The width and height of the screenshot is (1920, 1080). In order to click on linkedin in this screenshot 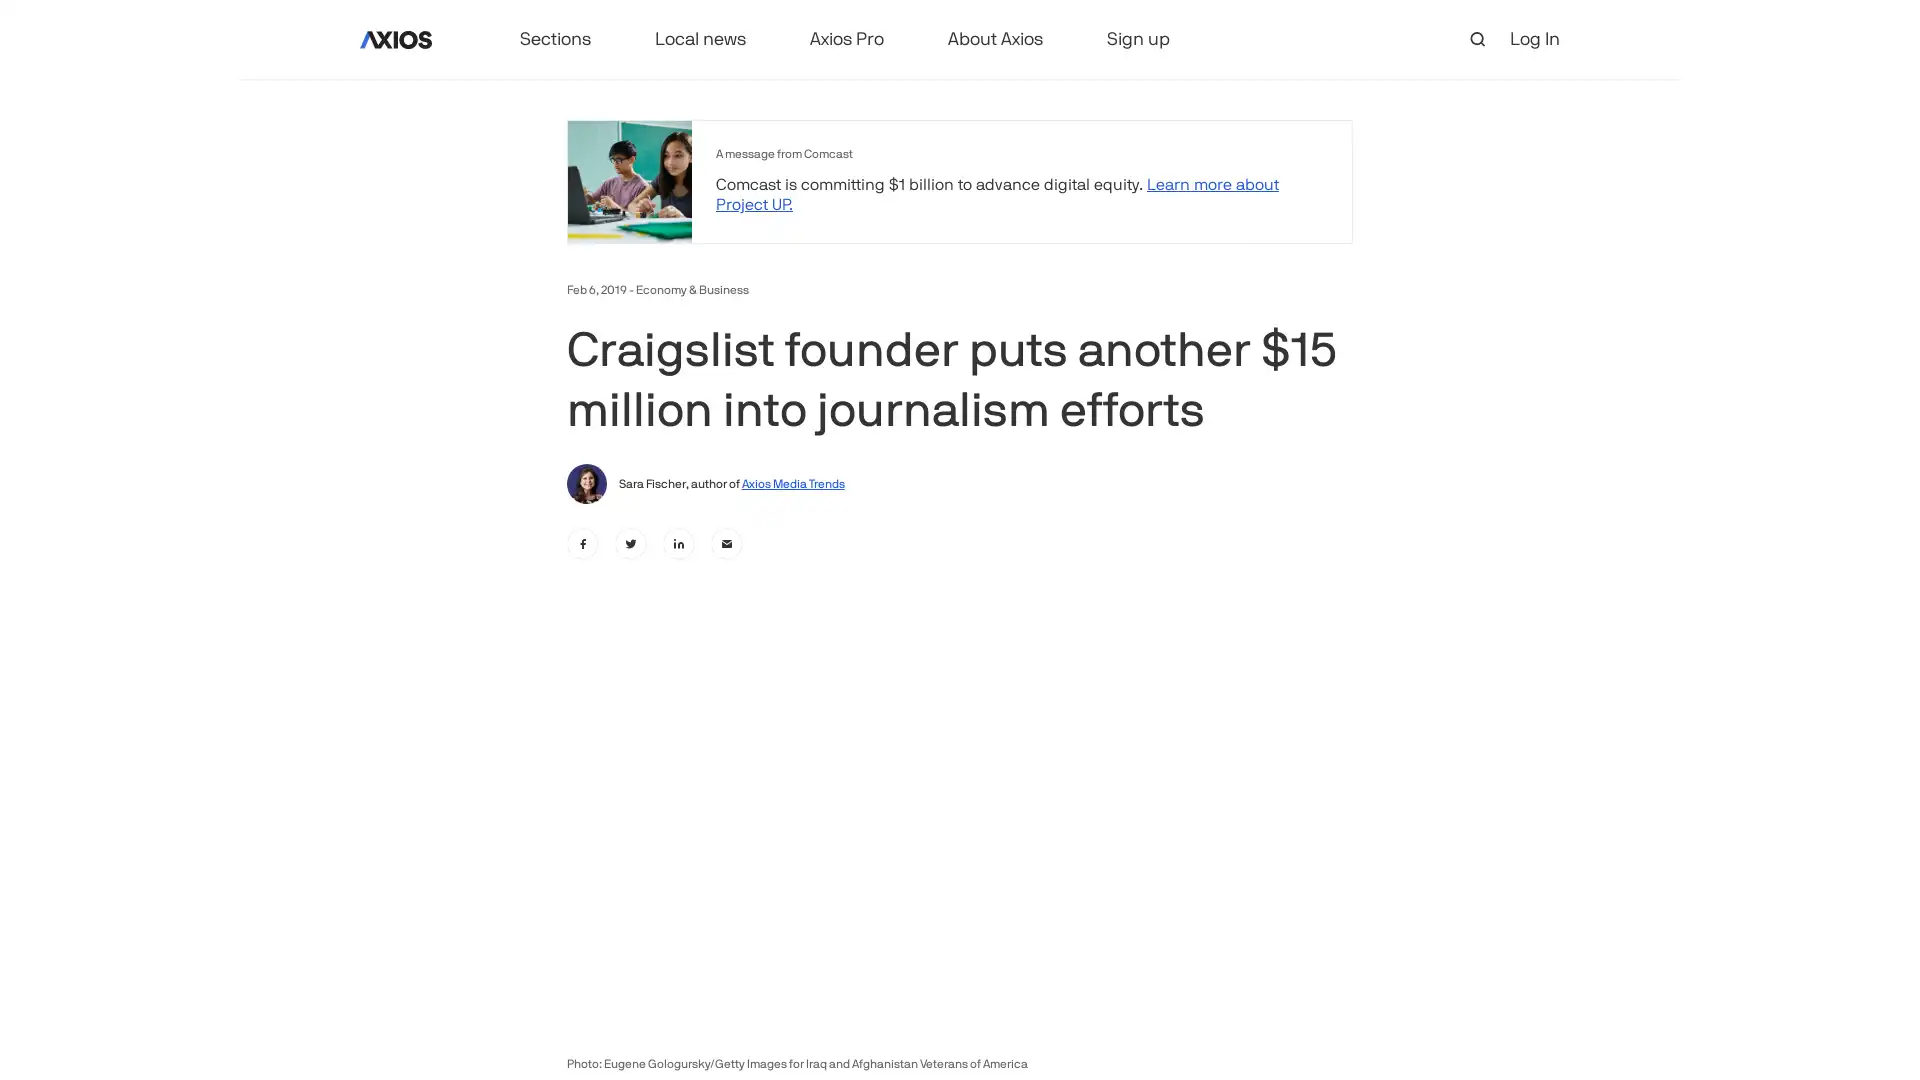, I will do `click(677, 543)`.